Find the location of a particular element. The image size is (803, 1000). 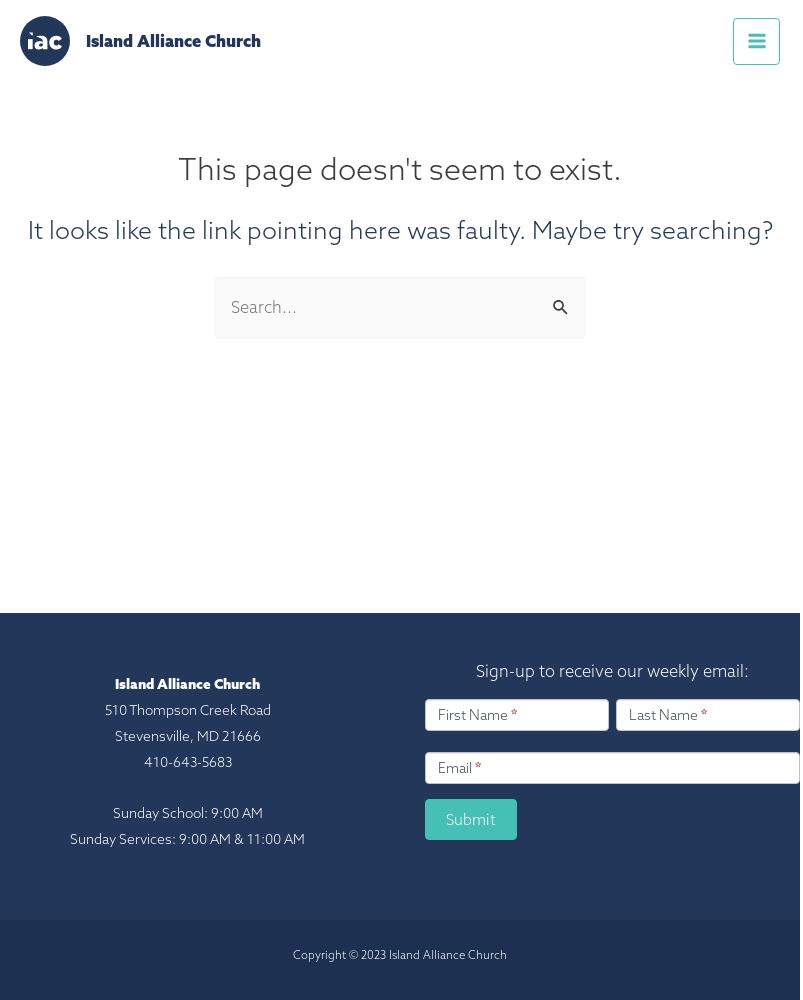

'First Name' is located at coordinates (474, 713).